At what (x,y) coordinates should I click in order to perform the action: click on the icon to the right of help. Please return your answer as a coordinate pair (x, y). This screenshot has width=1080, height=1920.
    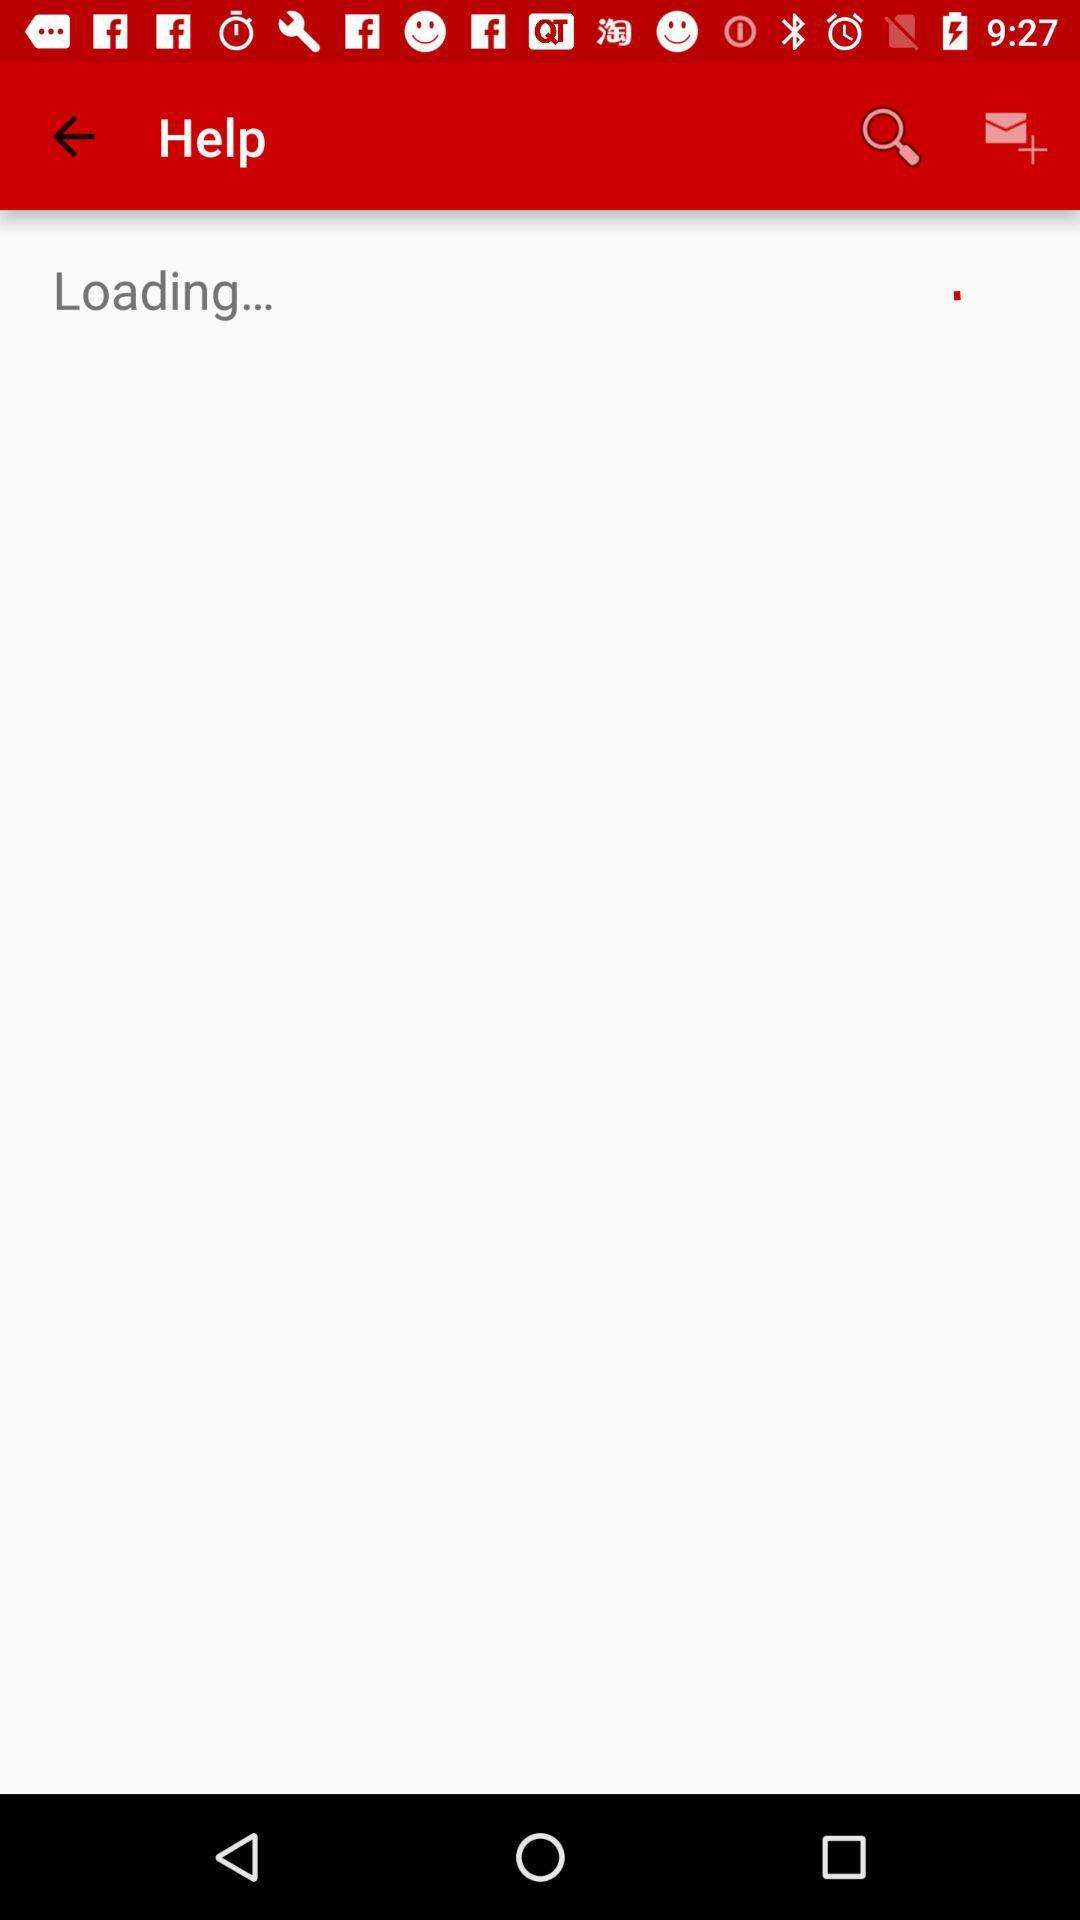
    Looking at the image, I should click on (890, 135).